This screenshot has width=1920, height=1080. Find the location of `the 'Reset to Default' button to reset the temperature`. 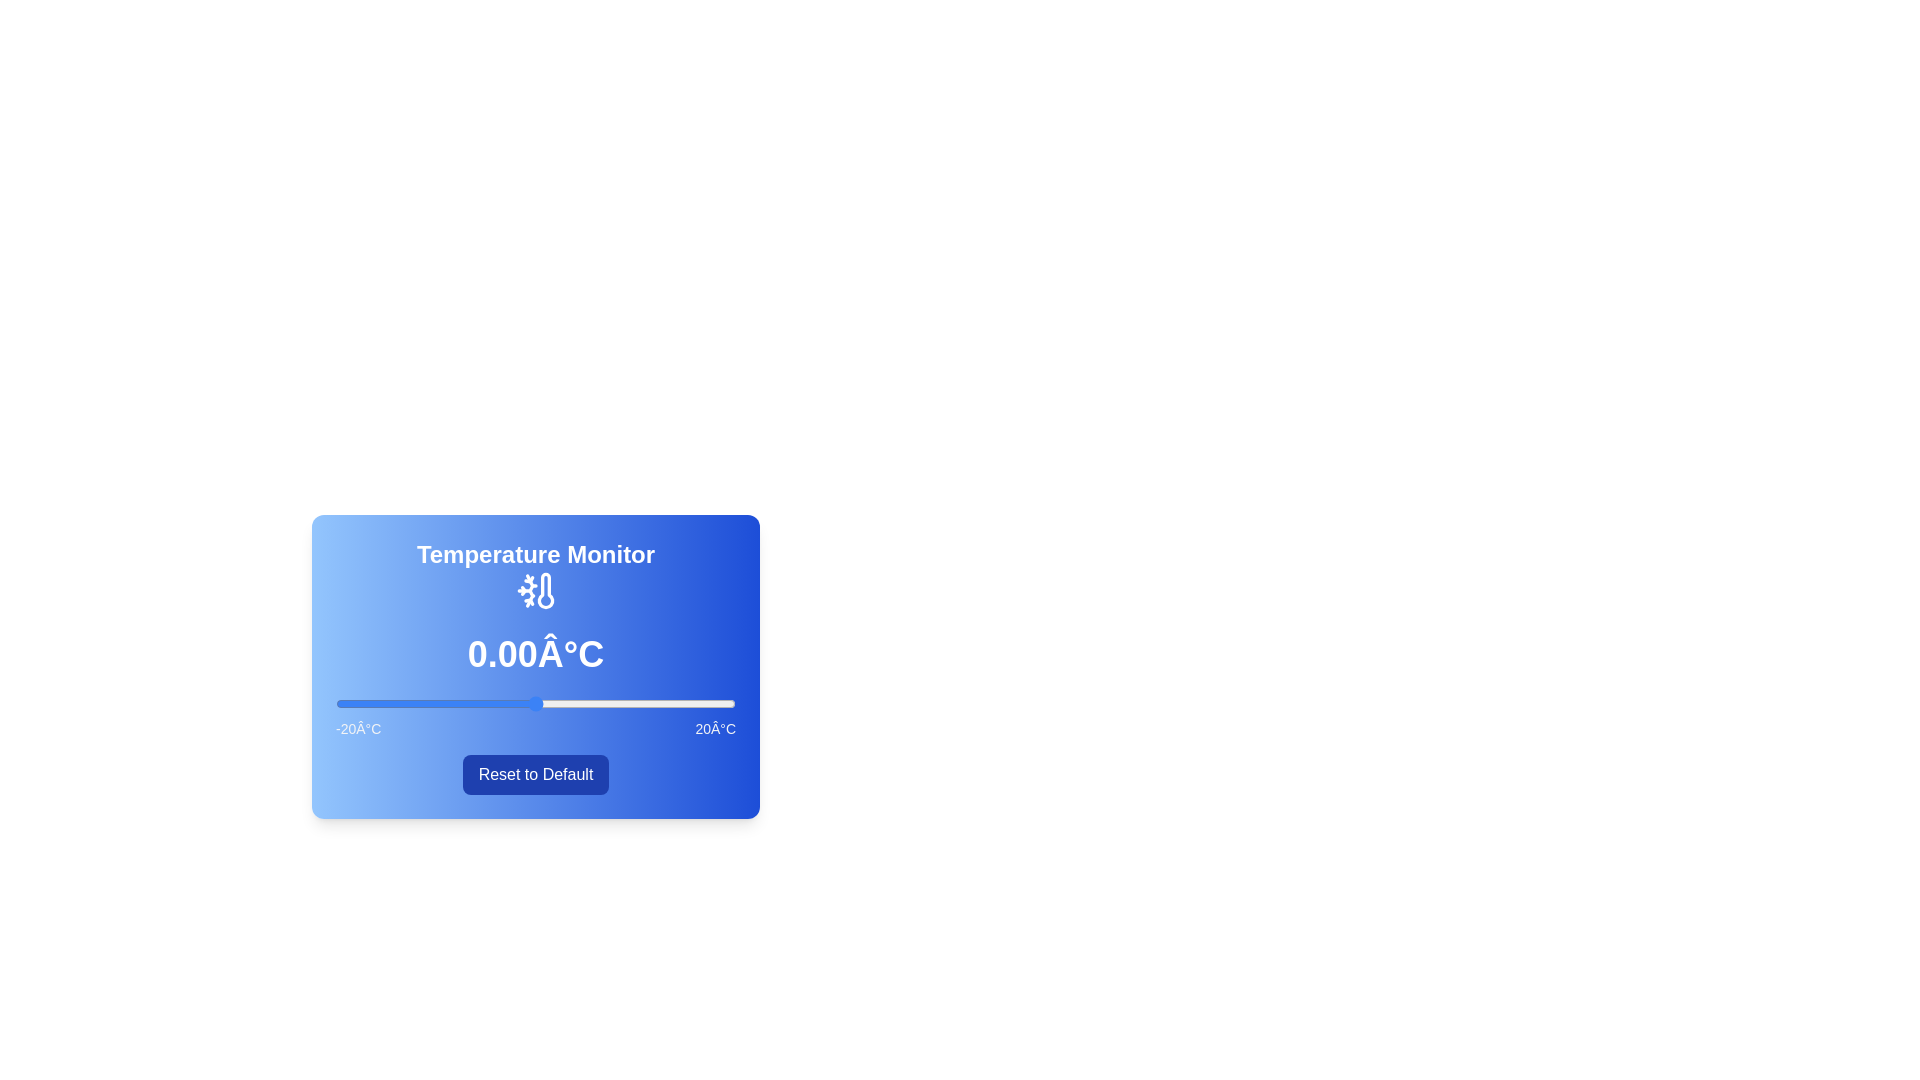

the 'Reset to Default' button to reset the temperature is located at coordinates (536, 774).